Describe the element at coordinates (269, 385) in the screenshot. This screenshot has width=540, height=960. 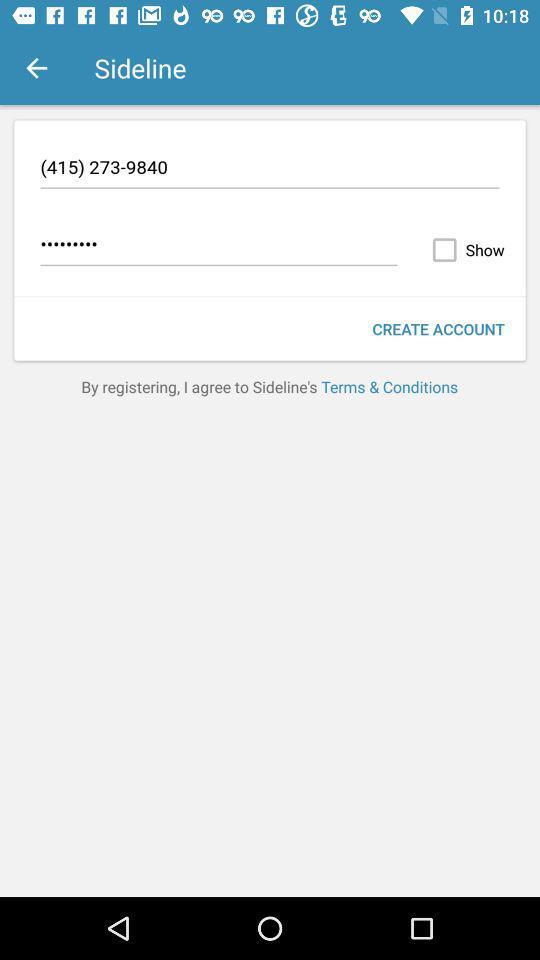
I see `by registering i` at that location.